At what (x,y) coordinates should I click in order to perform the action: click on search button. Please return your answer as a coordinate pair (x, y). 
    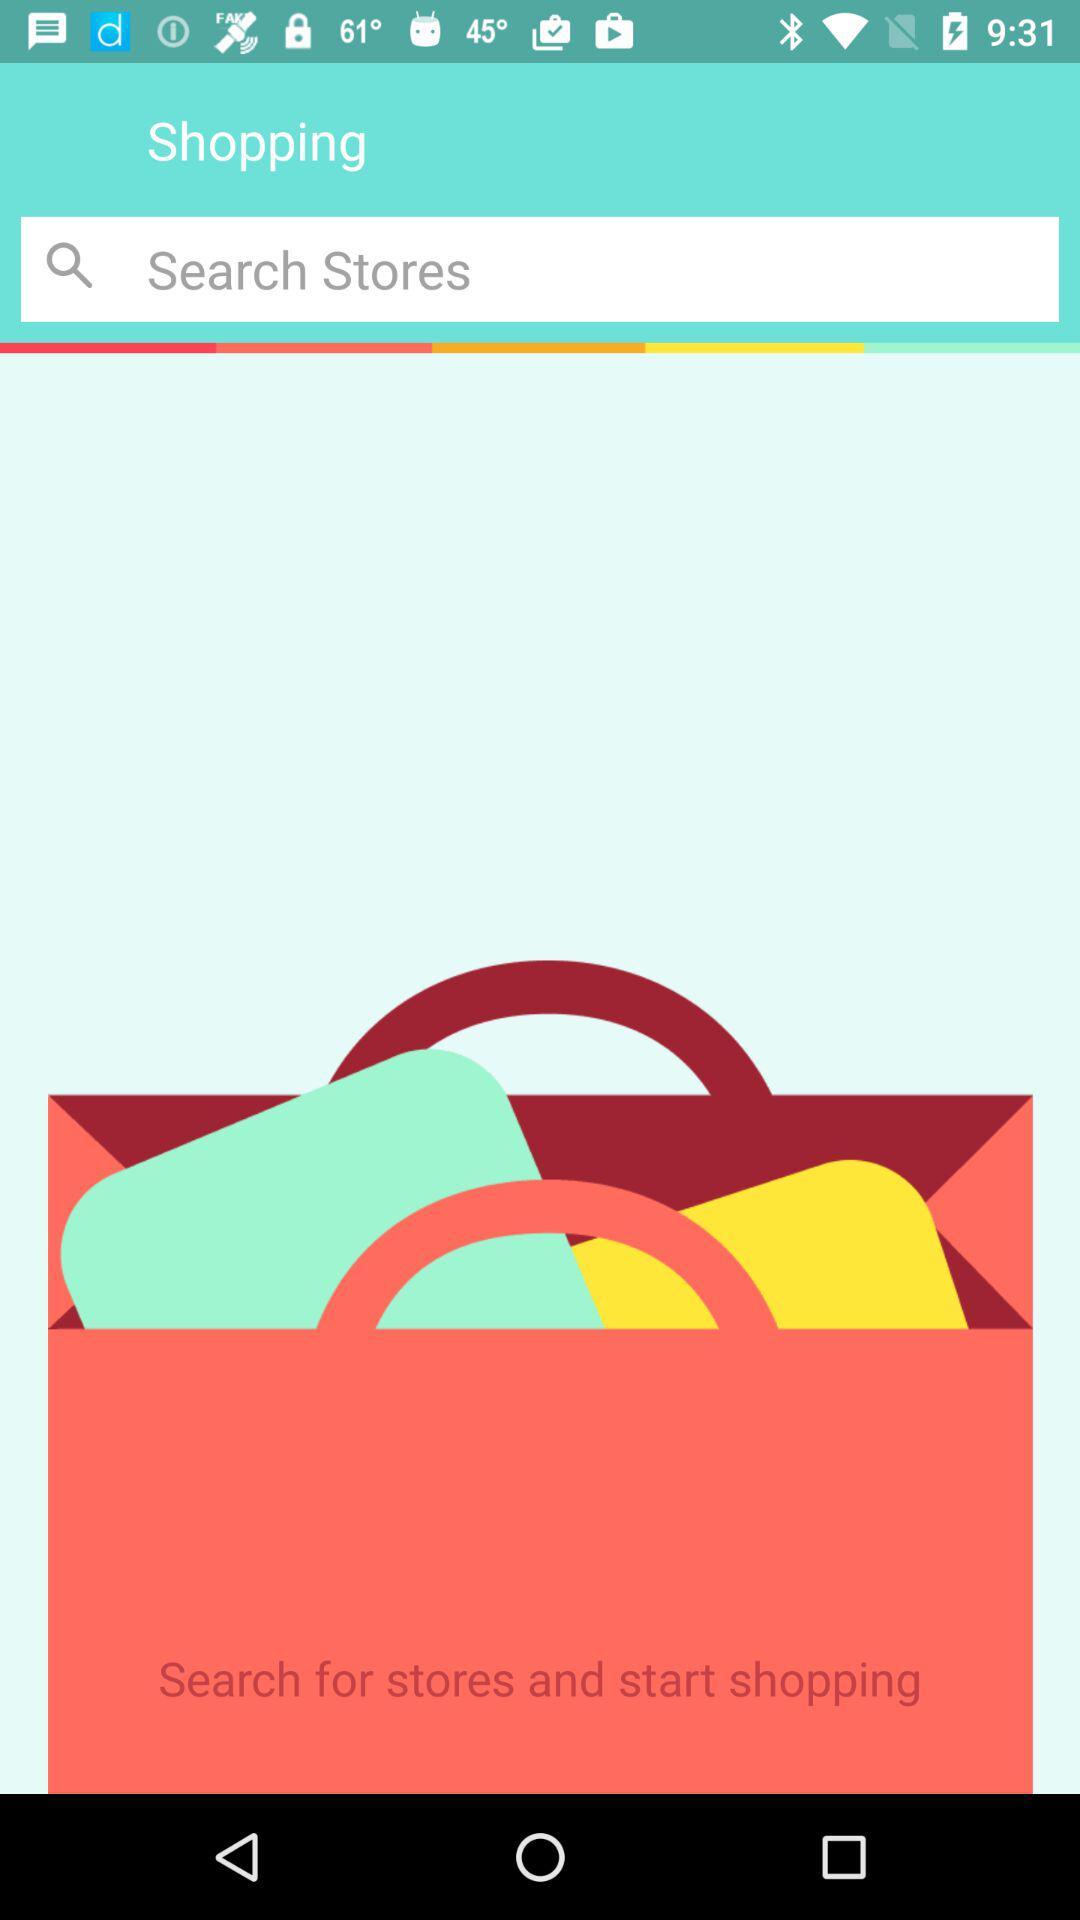
    Looking at the image, I should click on (72, 268).